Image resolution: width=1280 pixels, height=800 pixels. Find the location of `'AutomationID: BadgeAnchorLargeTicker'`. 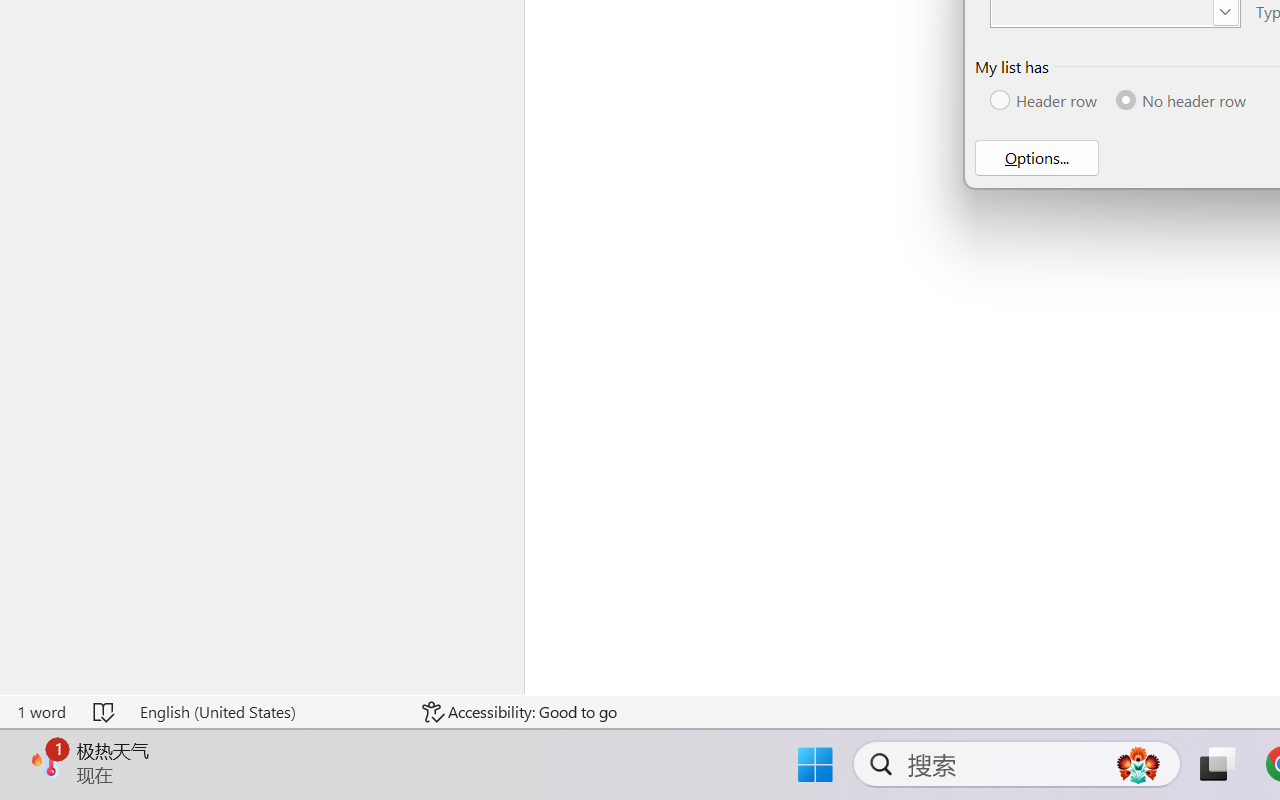

'AutomationID: BadgeAnchorLargeTicker' is located at coordinates (46, 762).